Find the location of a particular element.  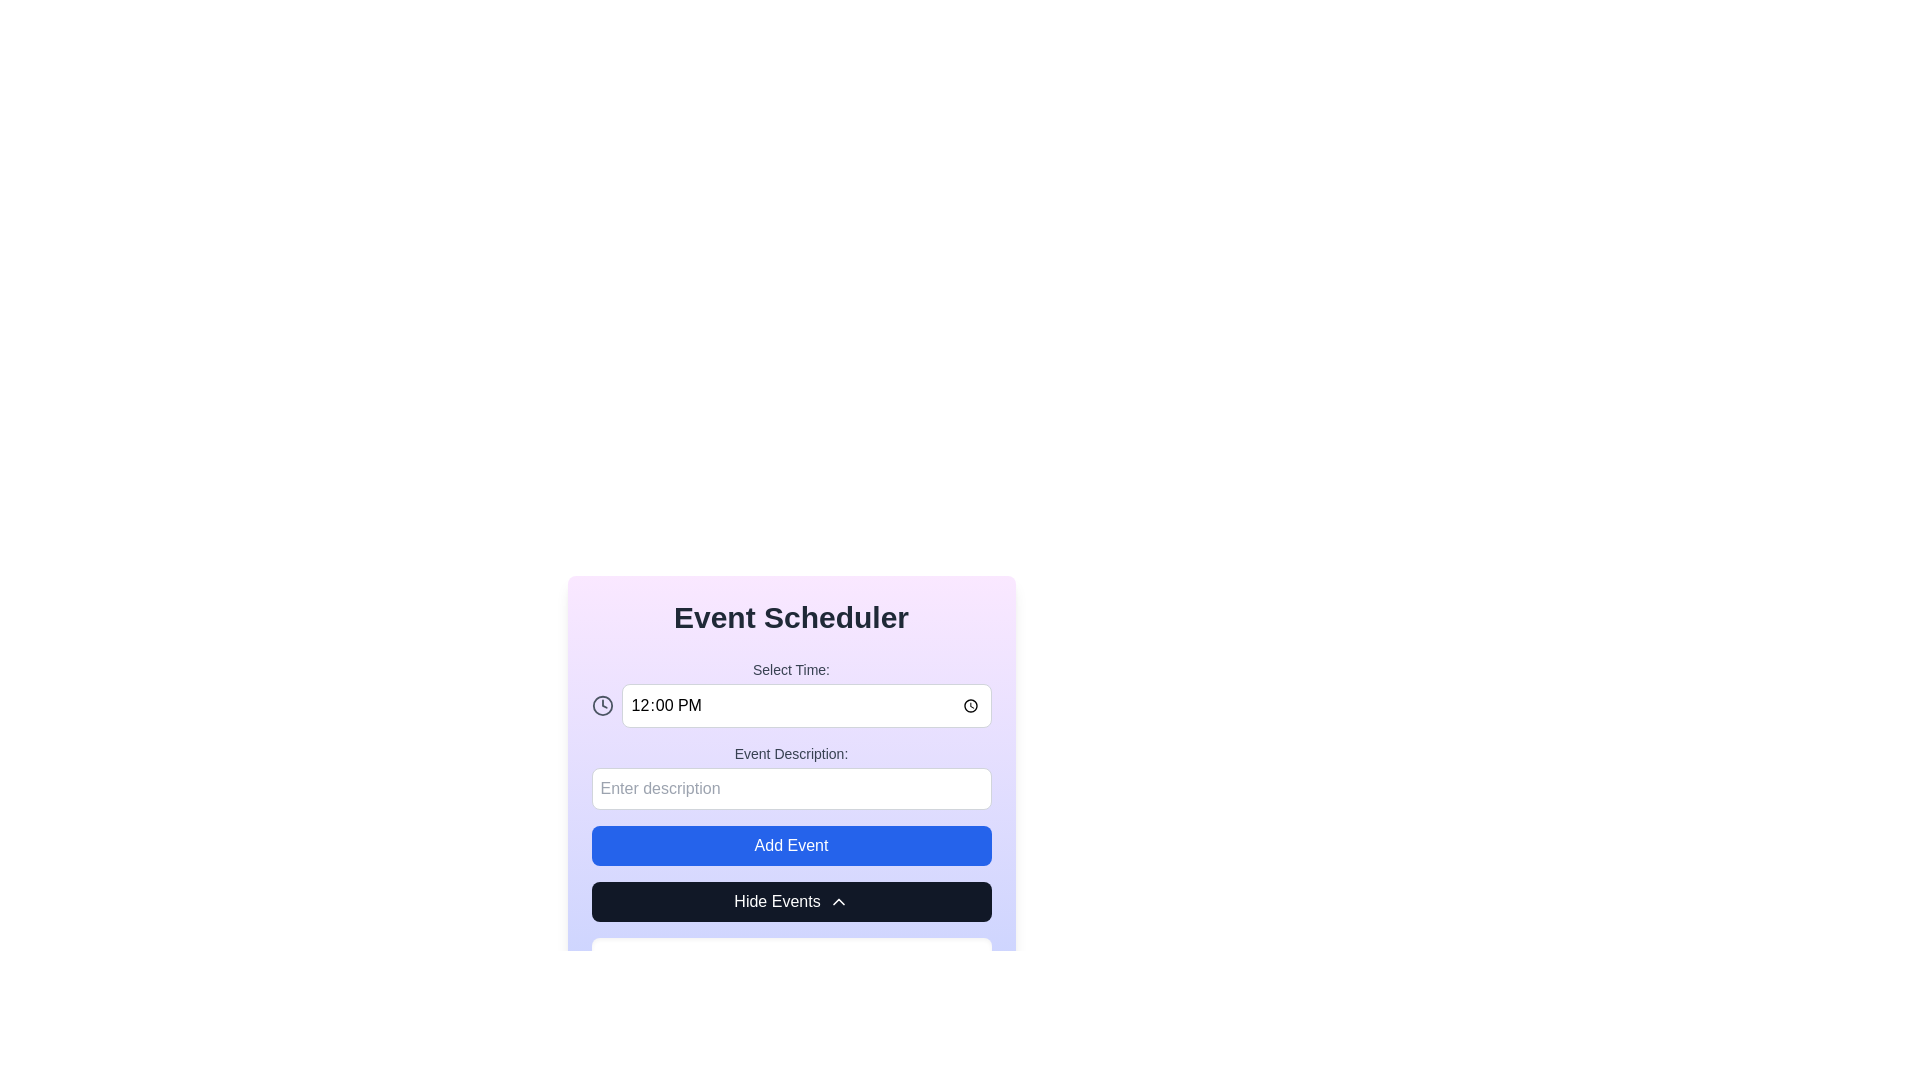

the label that provides context for the adjacent time input field, located below the title 'Event Scheduler' and above the time input field is located at coordinates (790, 670).